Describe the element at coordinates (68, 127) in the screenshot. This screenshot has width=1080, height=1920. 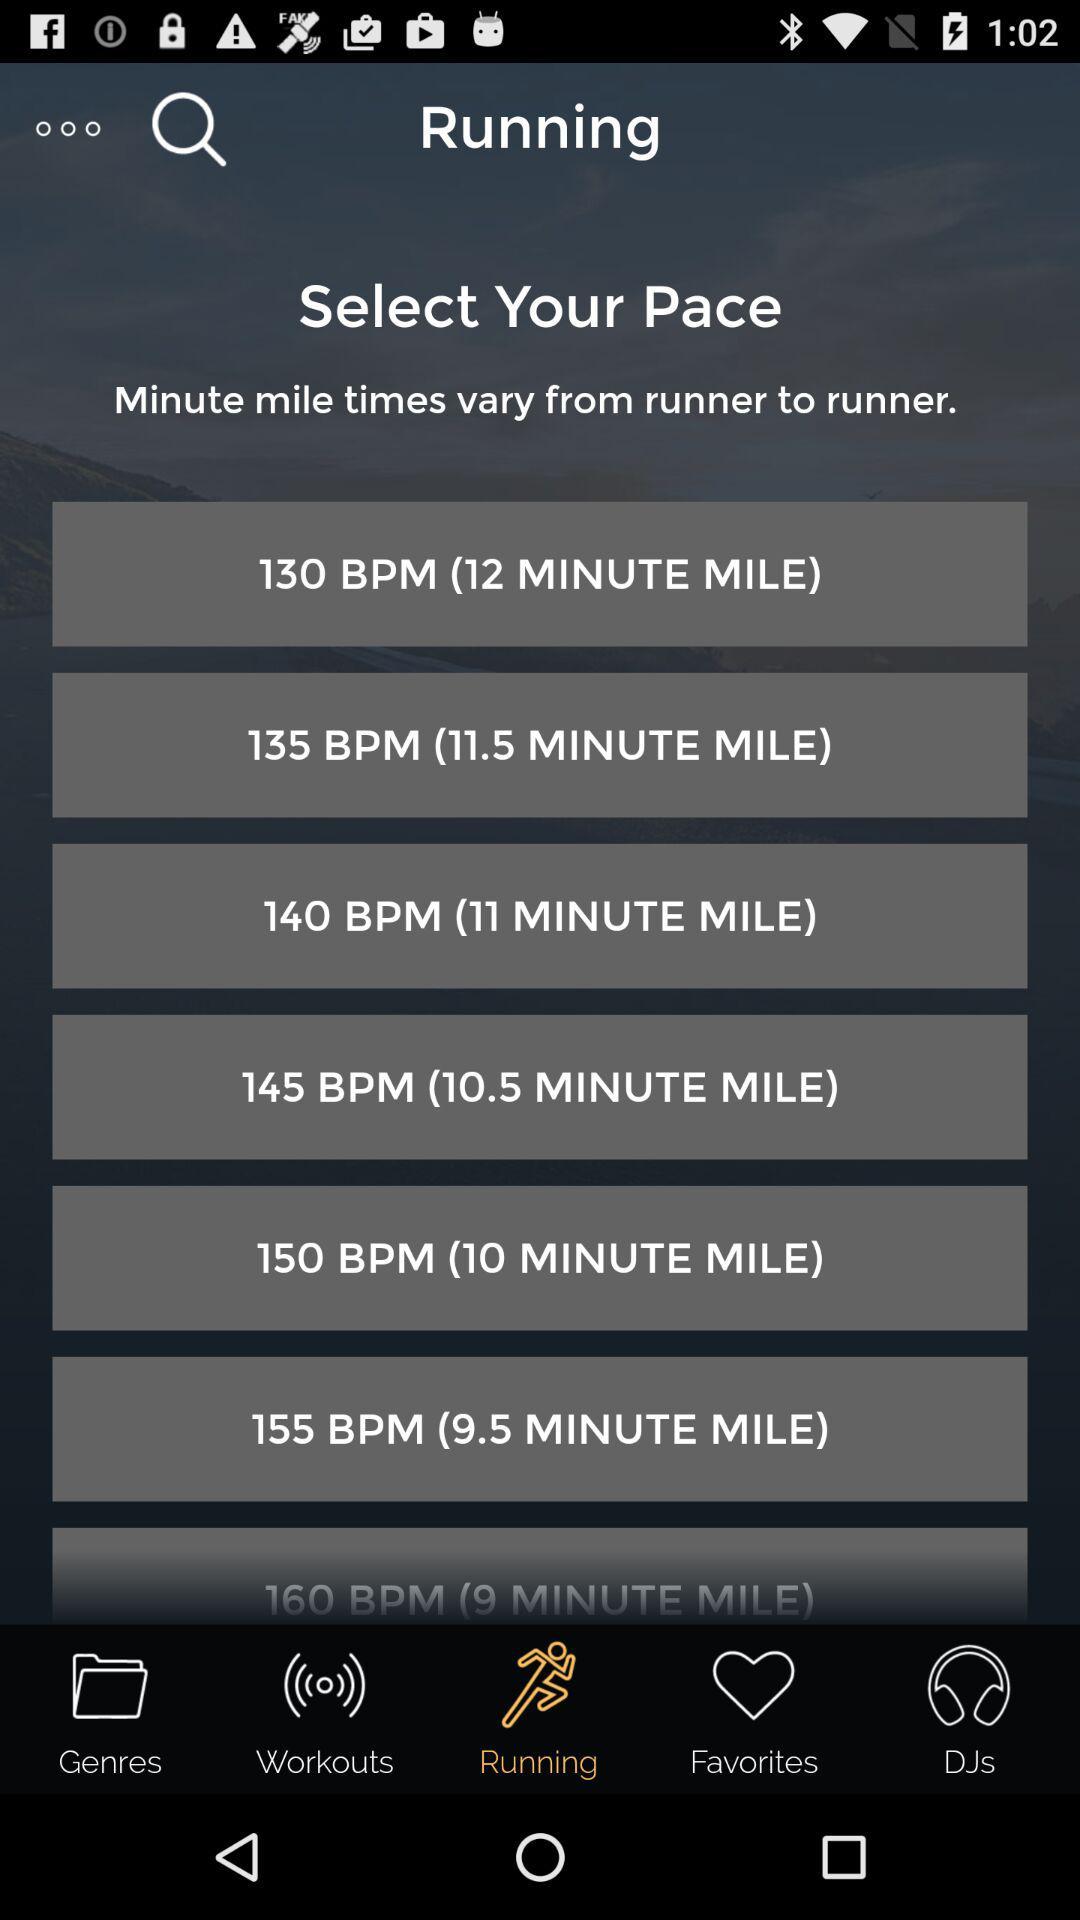
I see `dropdown menu` at that location.